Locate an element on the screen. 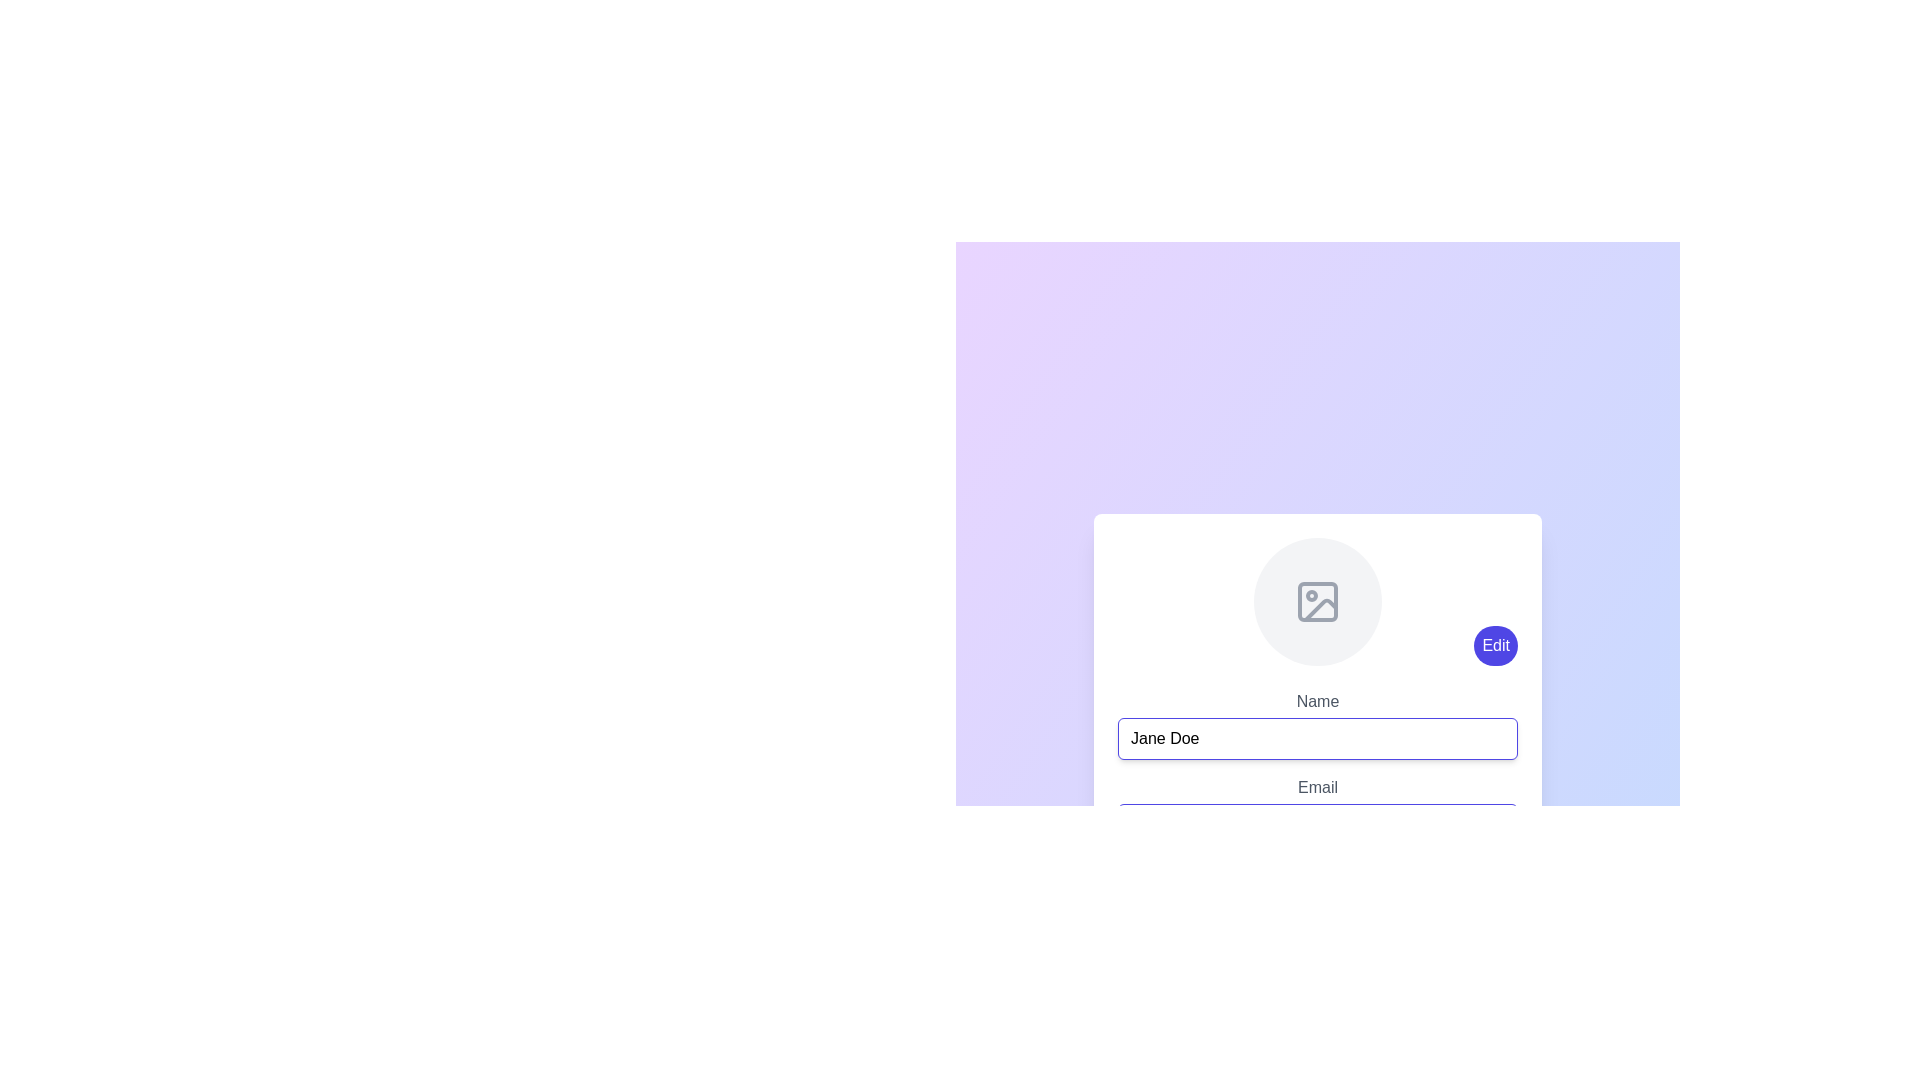  'Email' text label, which is styled with medium font weight and gray color, located below the 'Name' input box using developer tools is located at coordinates (1318, 781).